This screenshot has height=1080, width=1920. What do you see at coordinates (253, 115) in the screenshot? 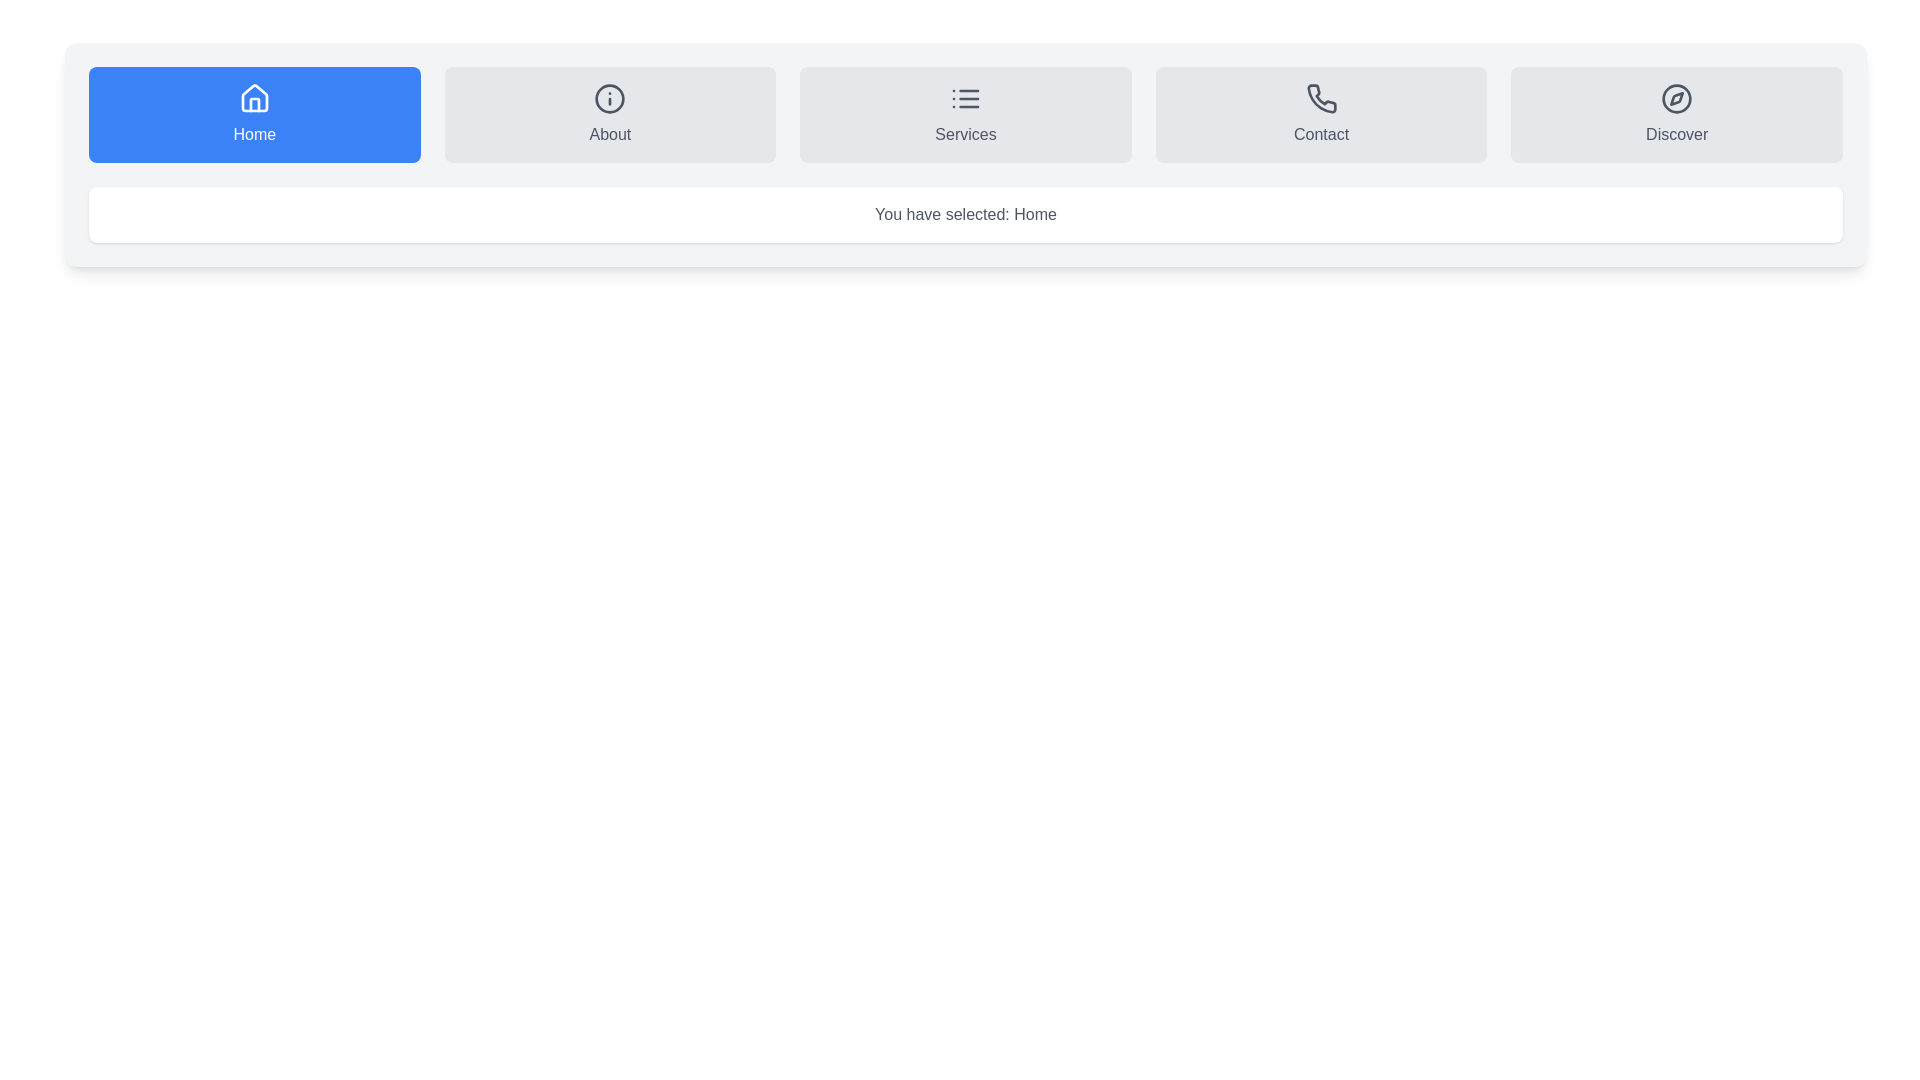
I see `the 'Home' button located at the top-left corner of the button group` at bounding box center [253, 115].